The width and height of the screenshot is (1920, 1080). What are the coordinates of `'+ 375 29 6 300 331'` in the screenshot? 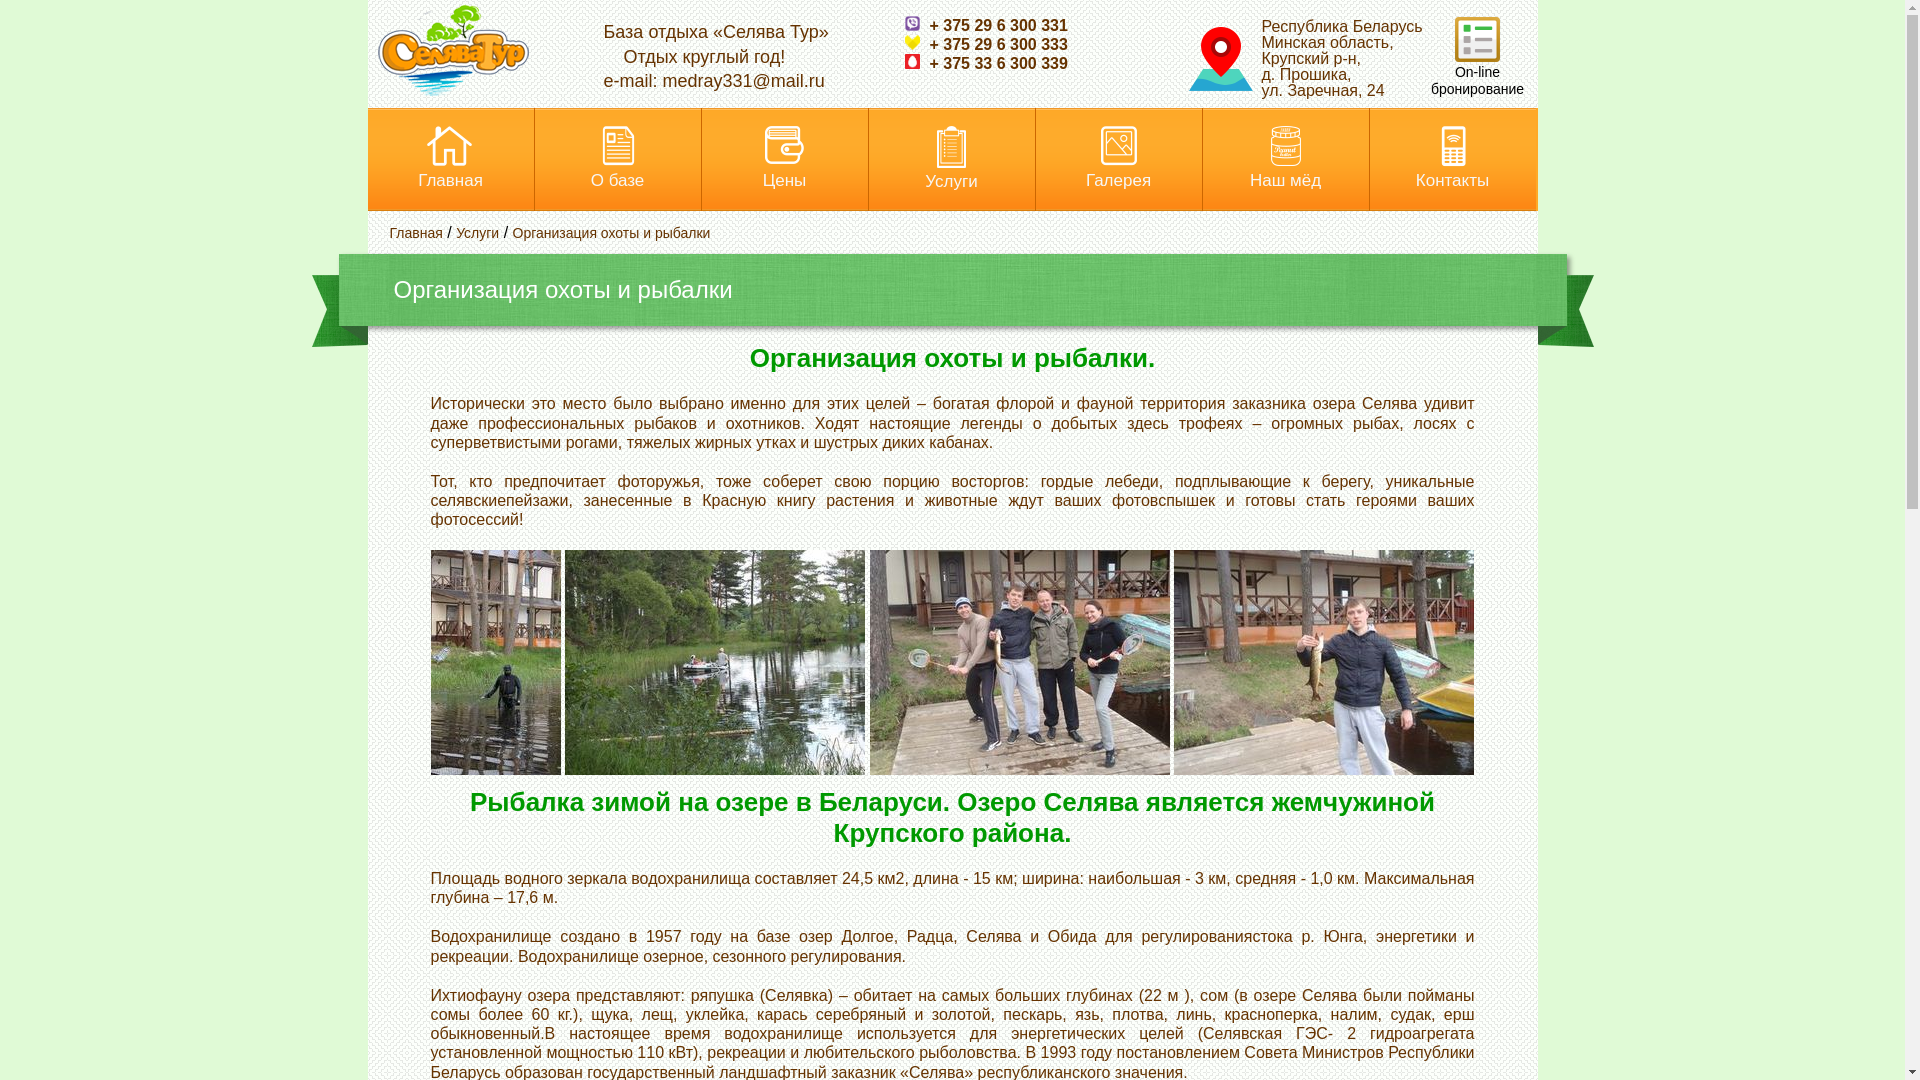 It's located at (985, 25).